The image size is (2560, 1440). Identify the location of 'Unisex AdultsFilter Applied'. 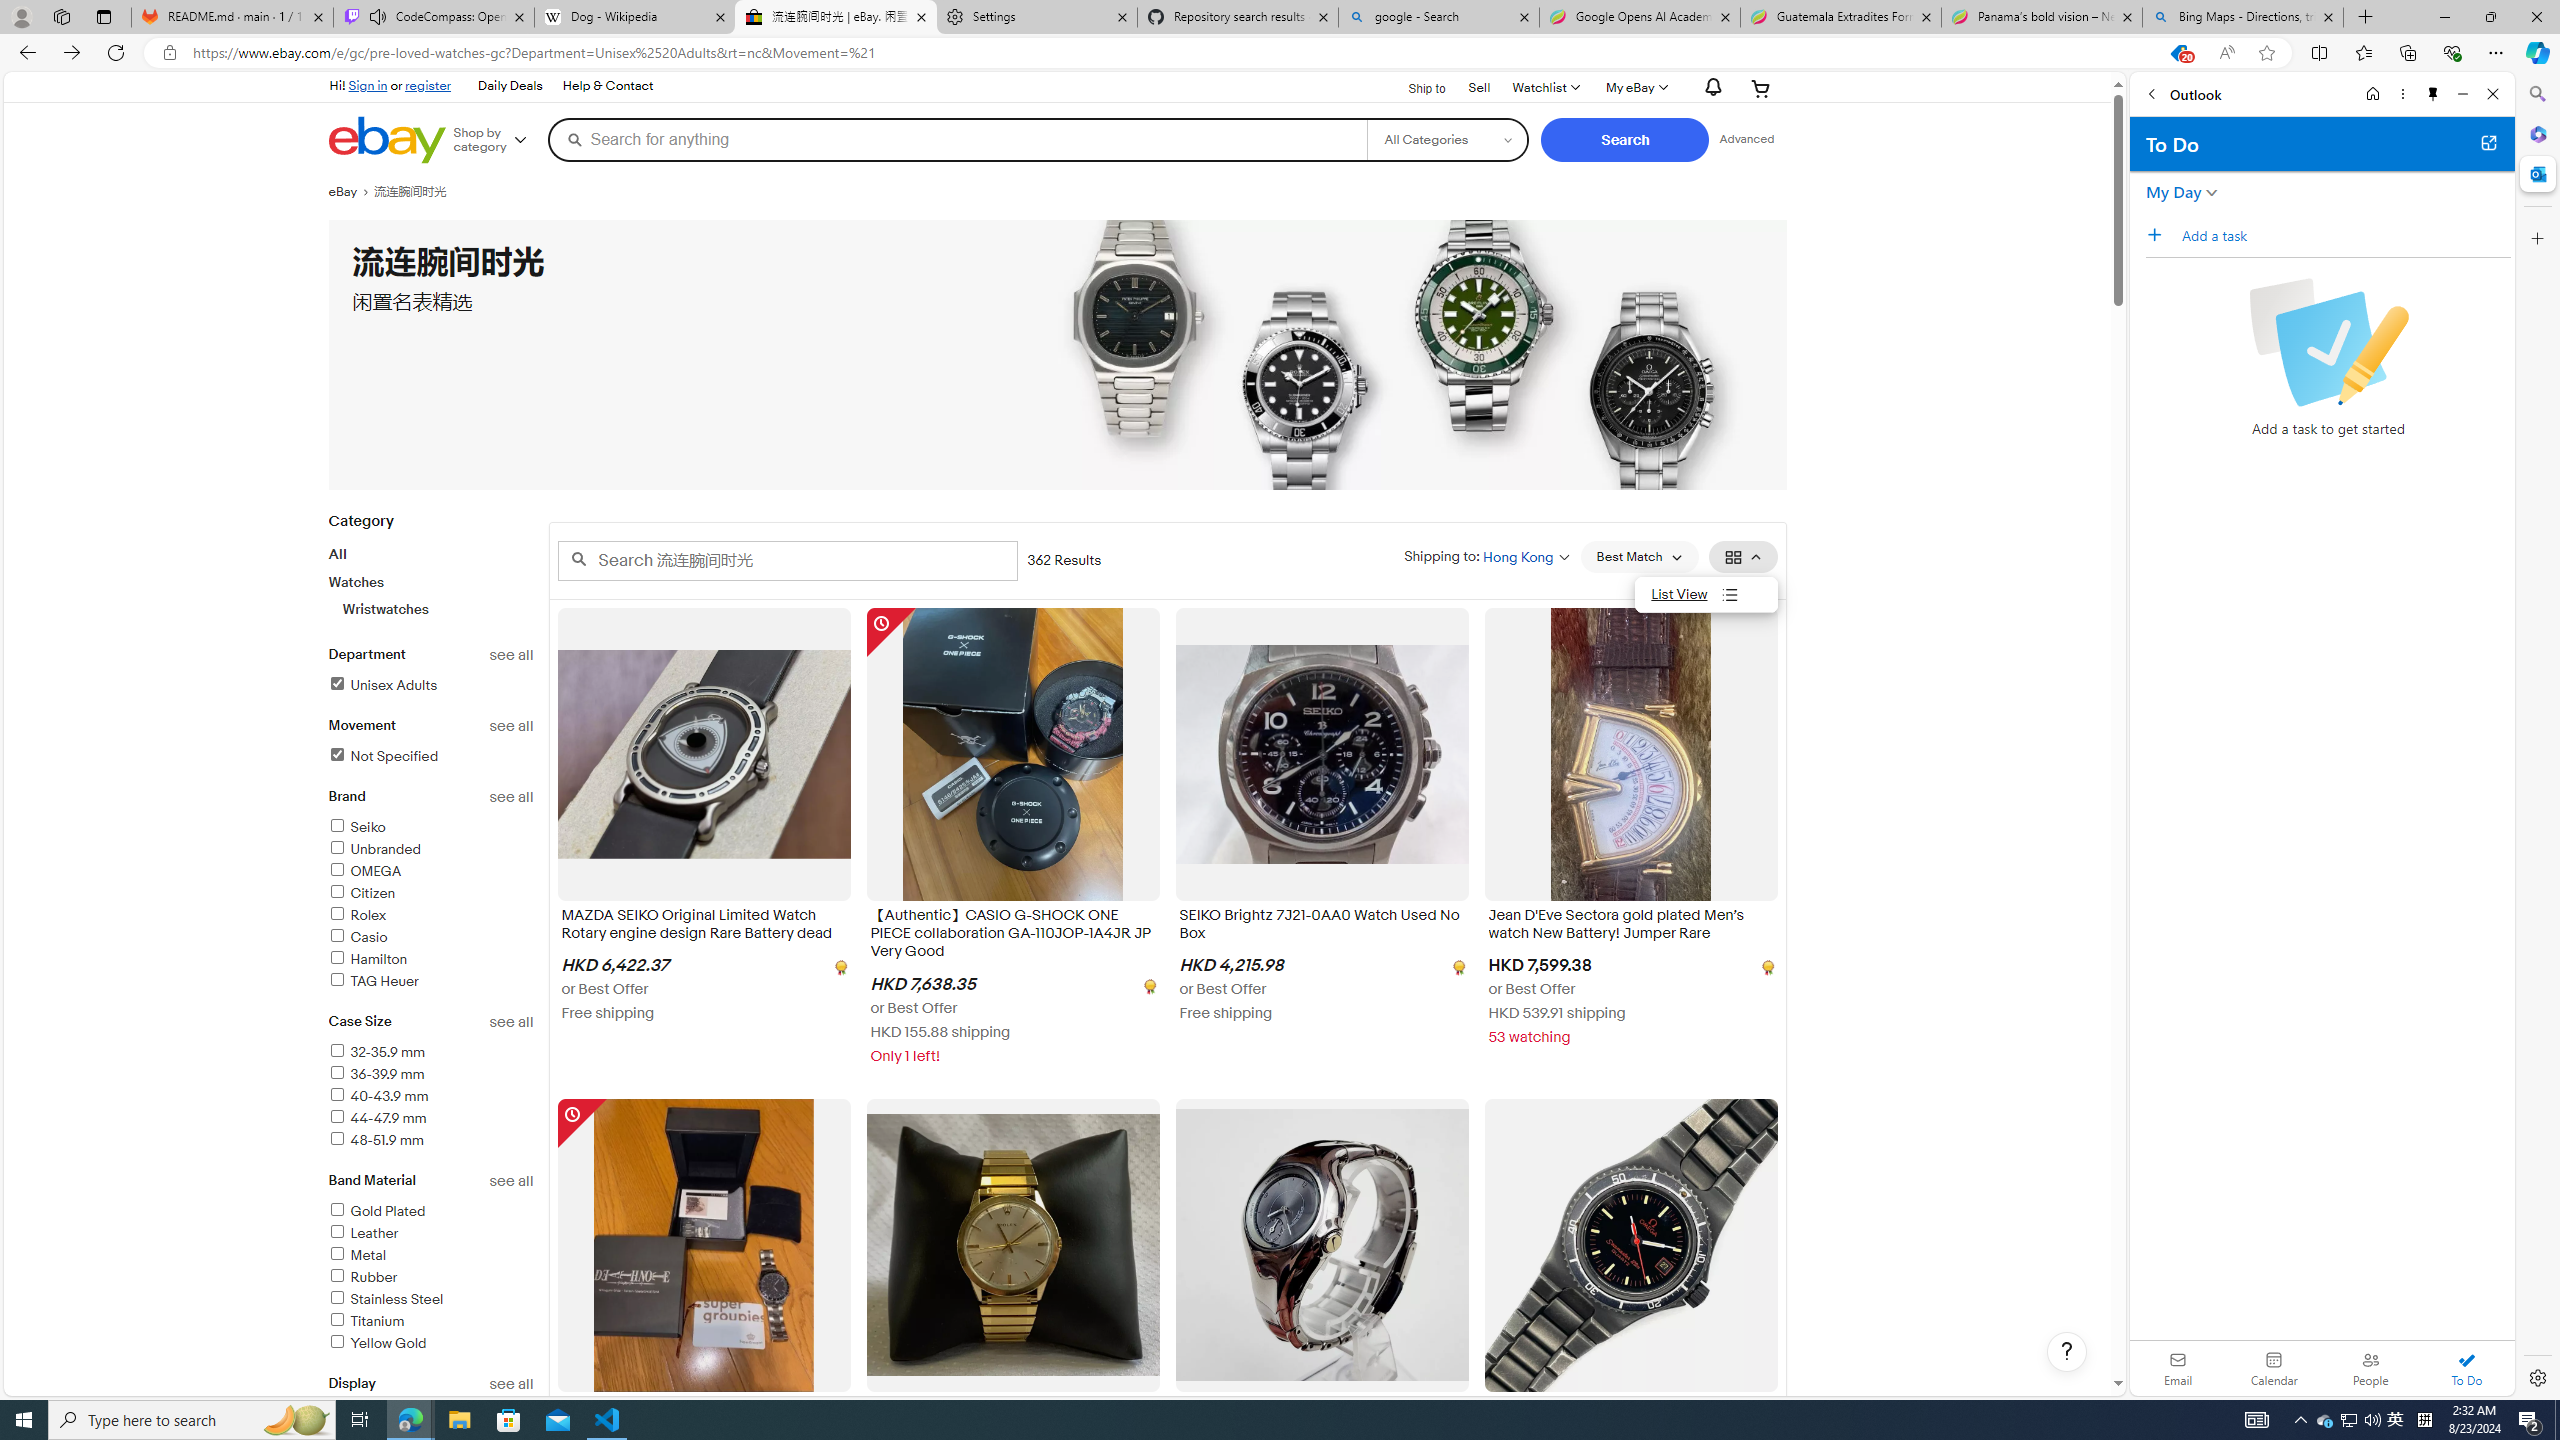
(431, 685).